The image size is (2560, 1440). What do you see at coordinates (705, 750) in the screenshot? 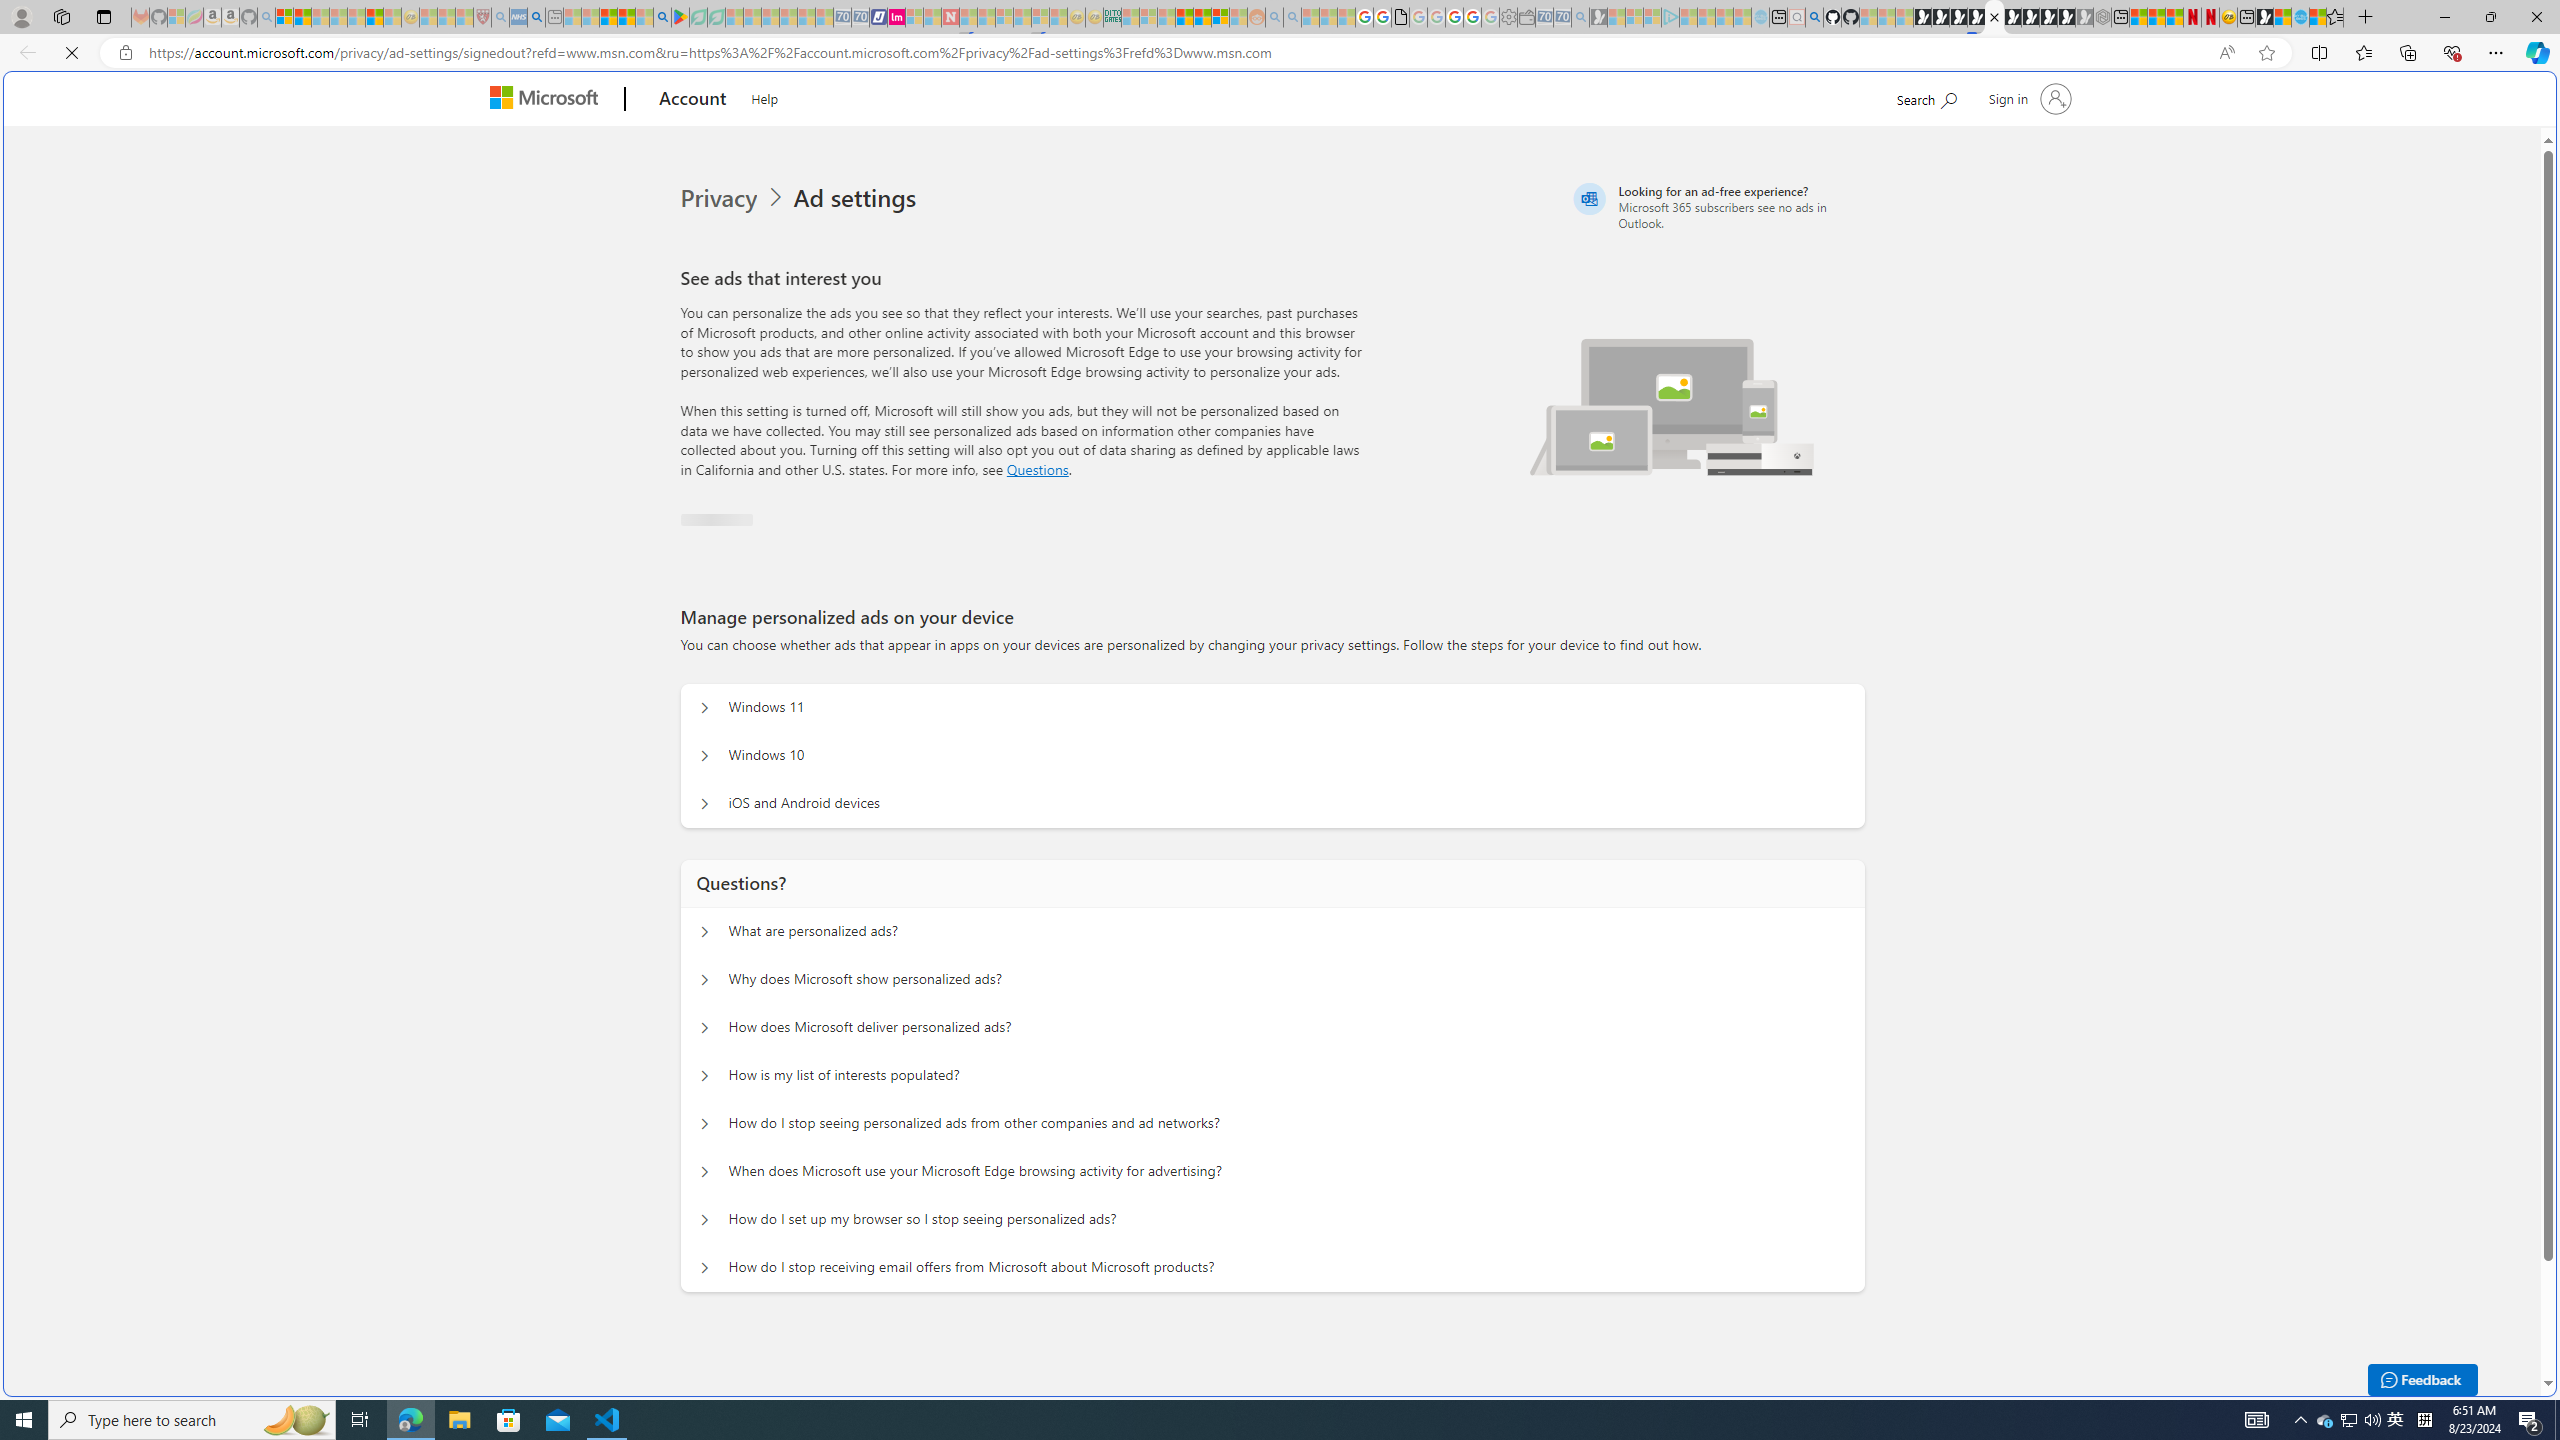
I see `'Manage personalized ads on your device Windows 10'` at bounding box center [705, 750].